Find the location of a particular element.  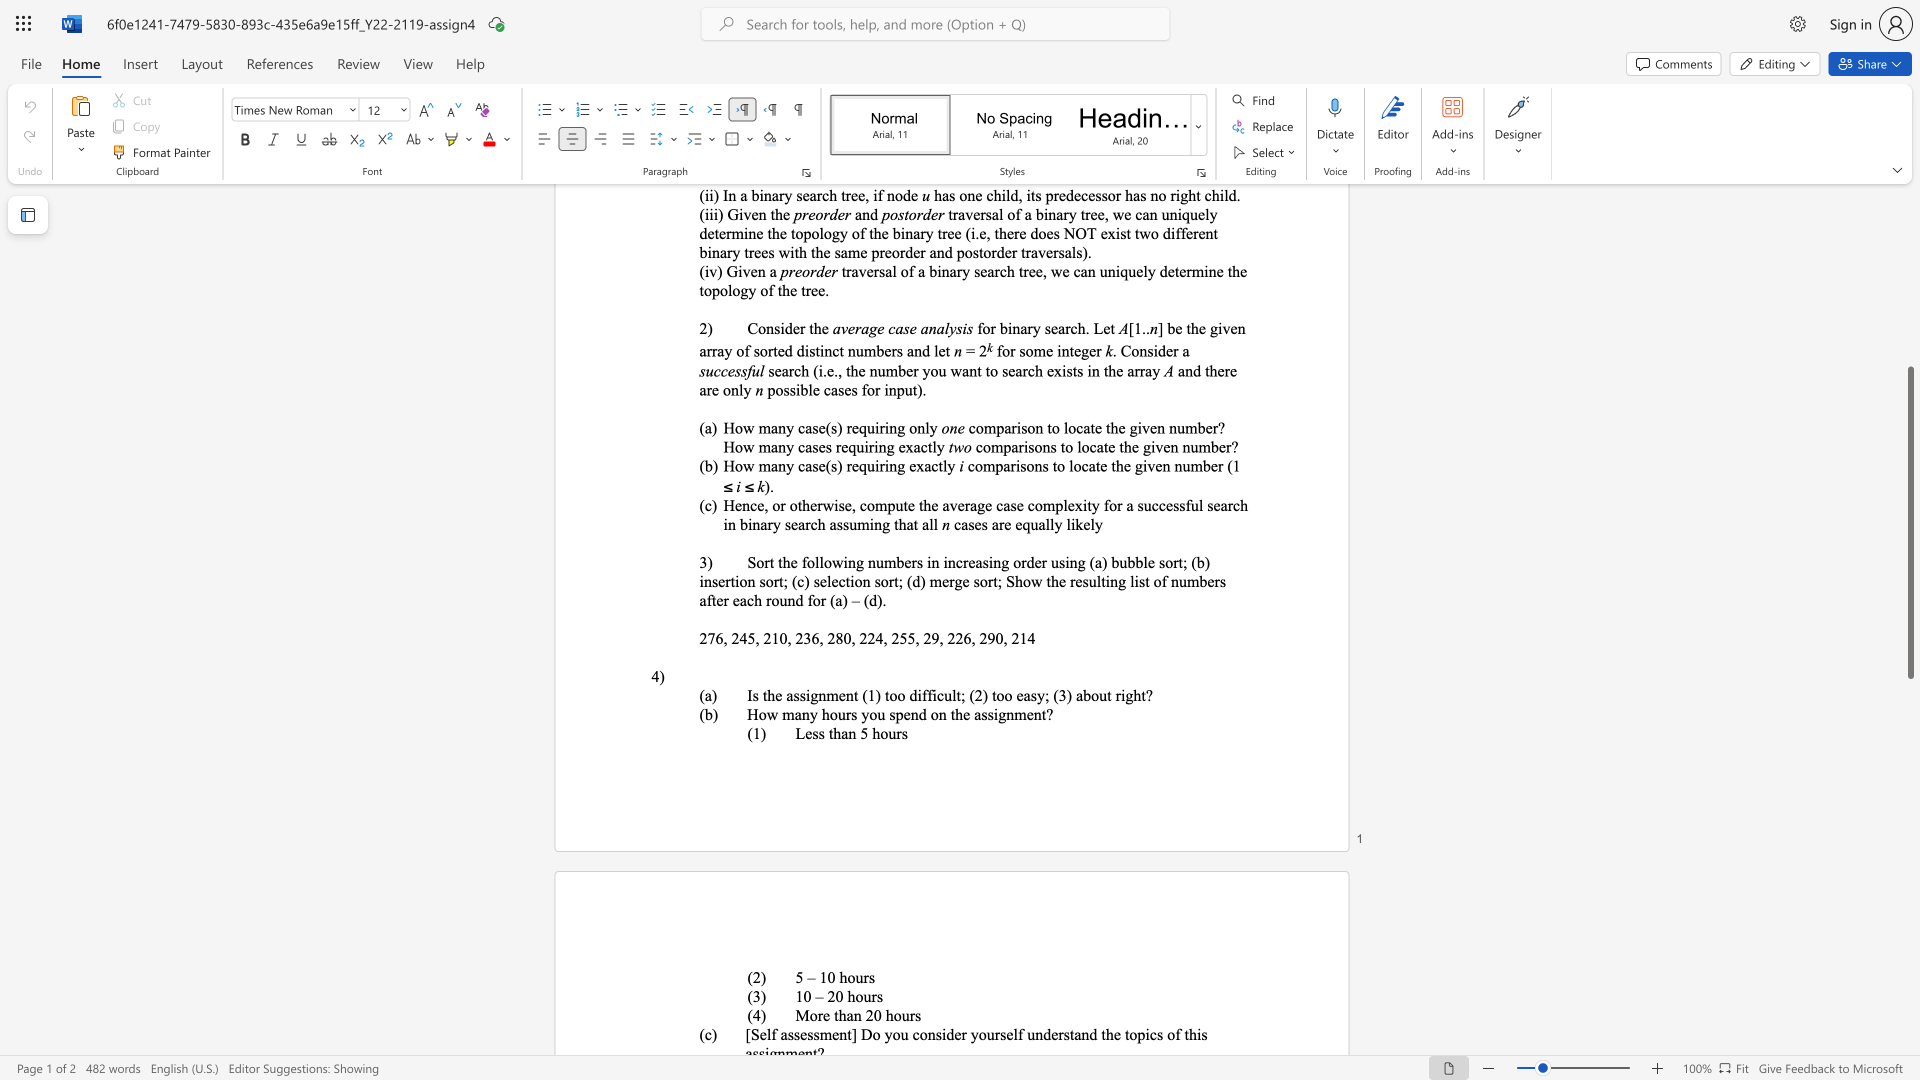

the subset text "10" within the text "5 – 10 hours" is located at coordinates (819, 976).